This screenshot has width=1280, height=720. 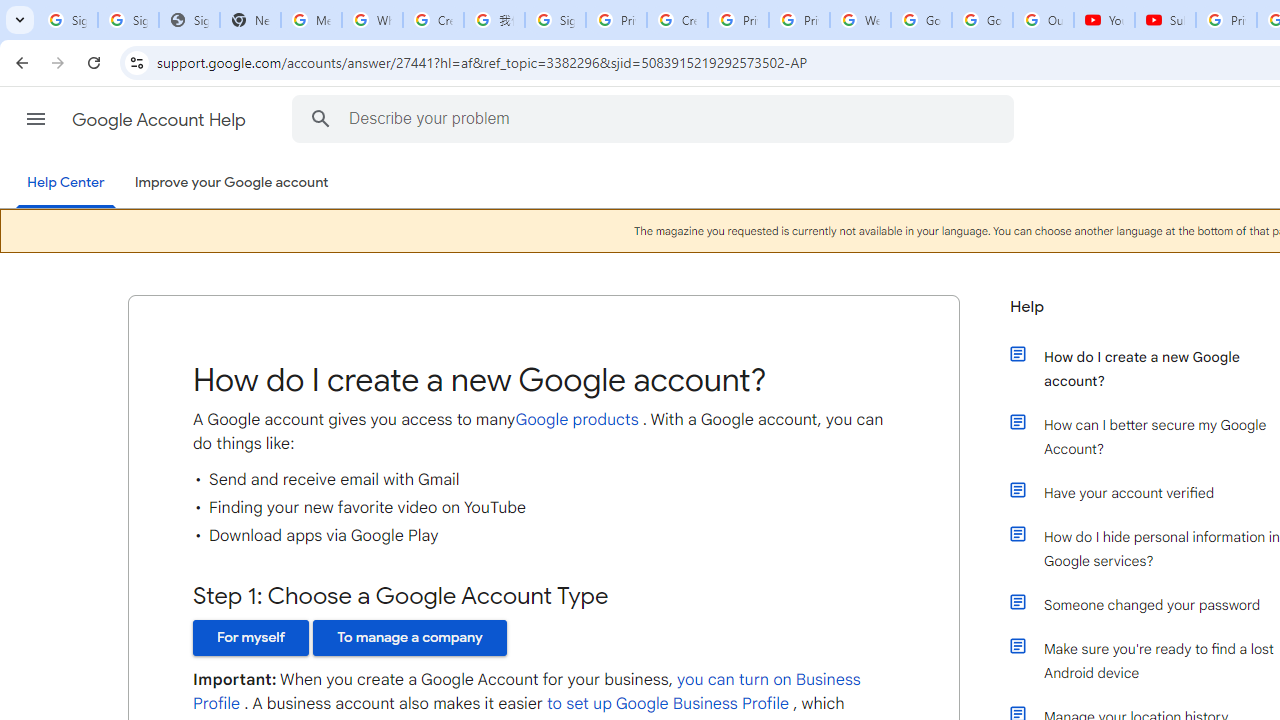 What do you see at coordinates (320, 118) in the screenshot?
I see `'Search the Help Center'` at bounding box center [320, 118].